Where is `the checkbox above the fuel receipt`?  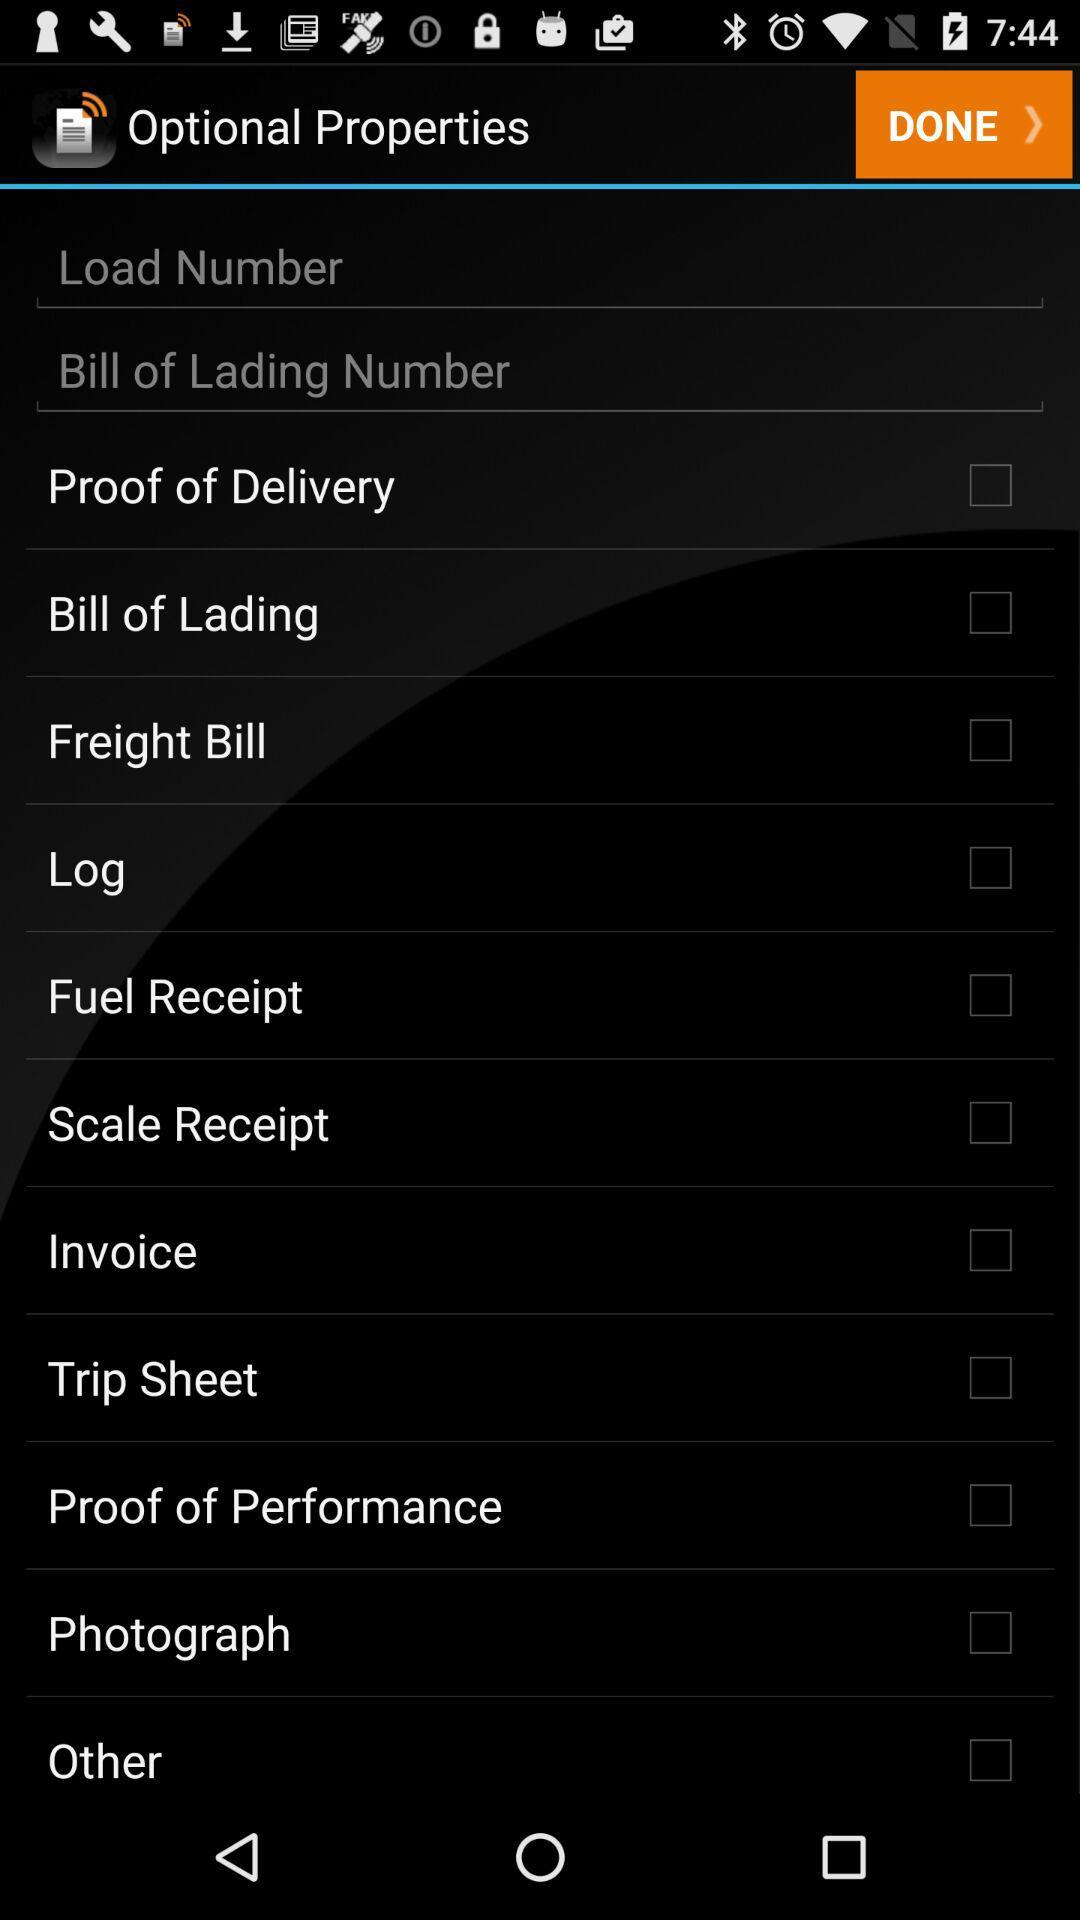
the checkbox above the fuel receipt is located at coordinates (540, 867).